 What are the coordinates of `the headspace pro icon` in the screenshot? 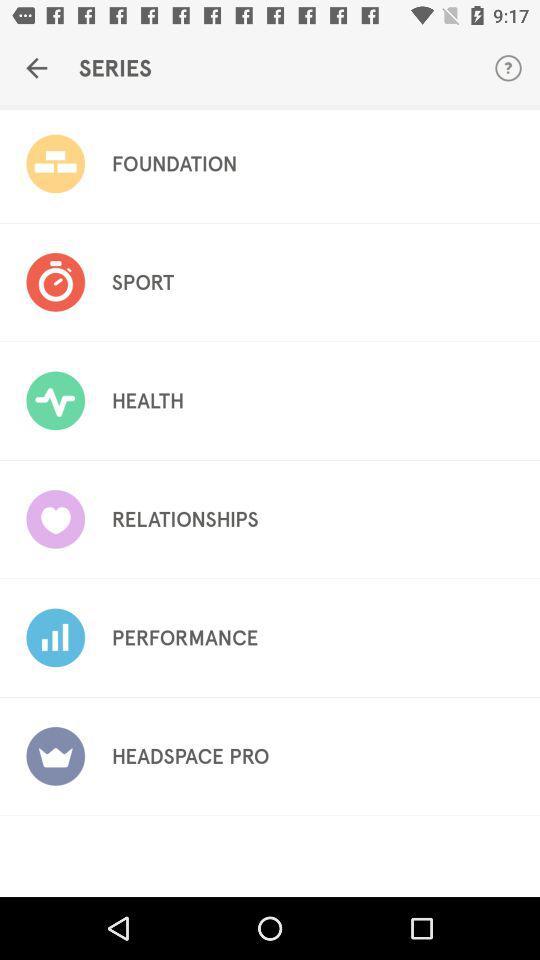 It's located at (190, 755).